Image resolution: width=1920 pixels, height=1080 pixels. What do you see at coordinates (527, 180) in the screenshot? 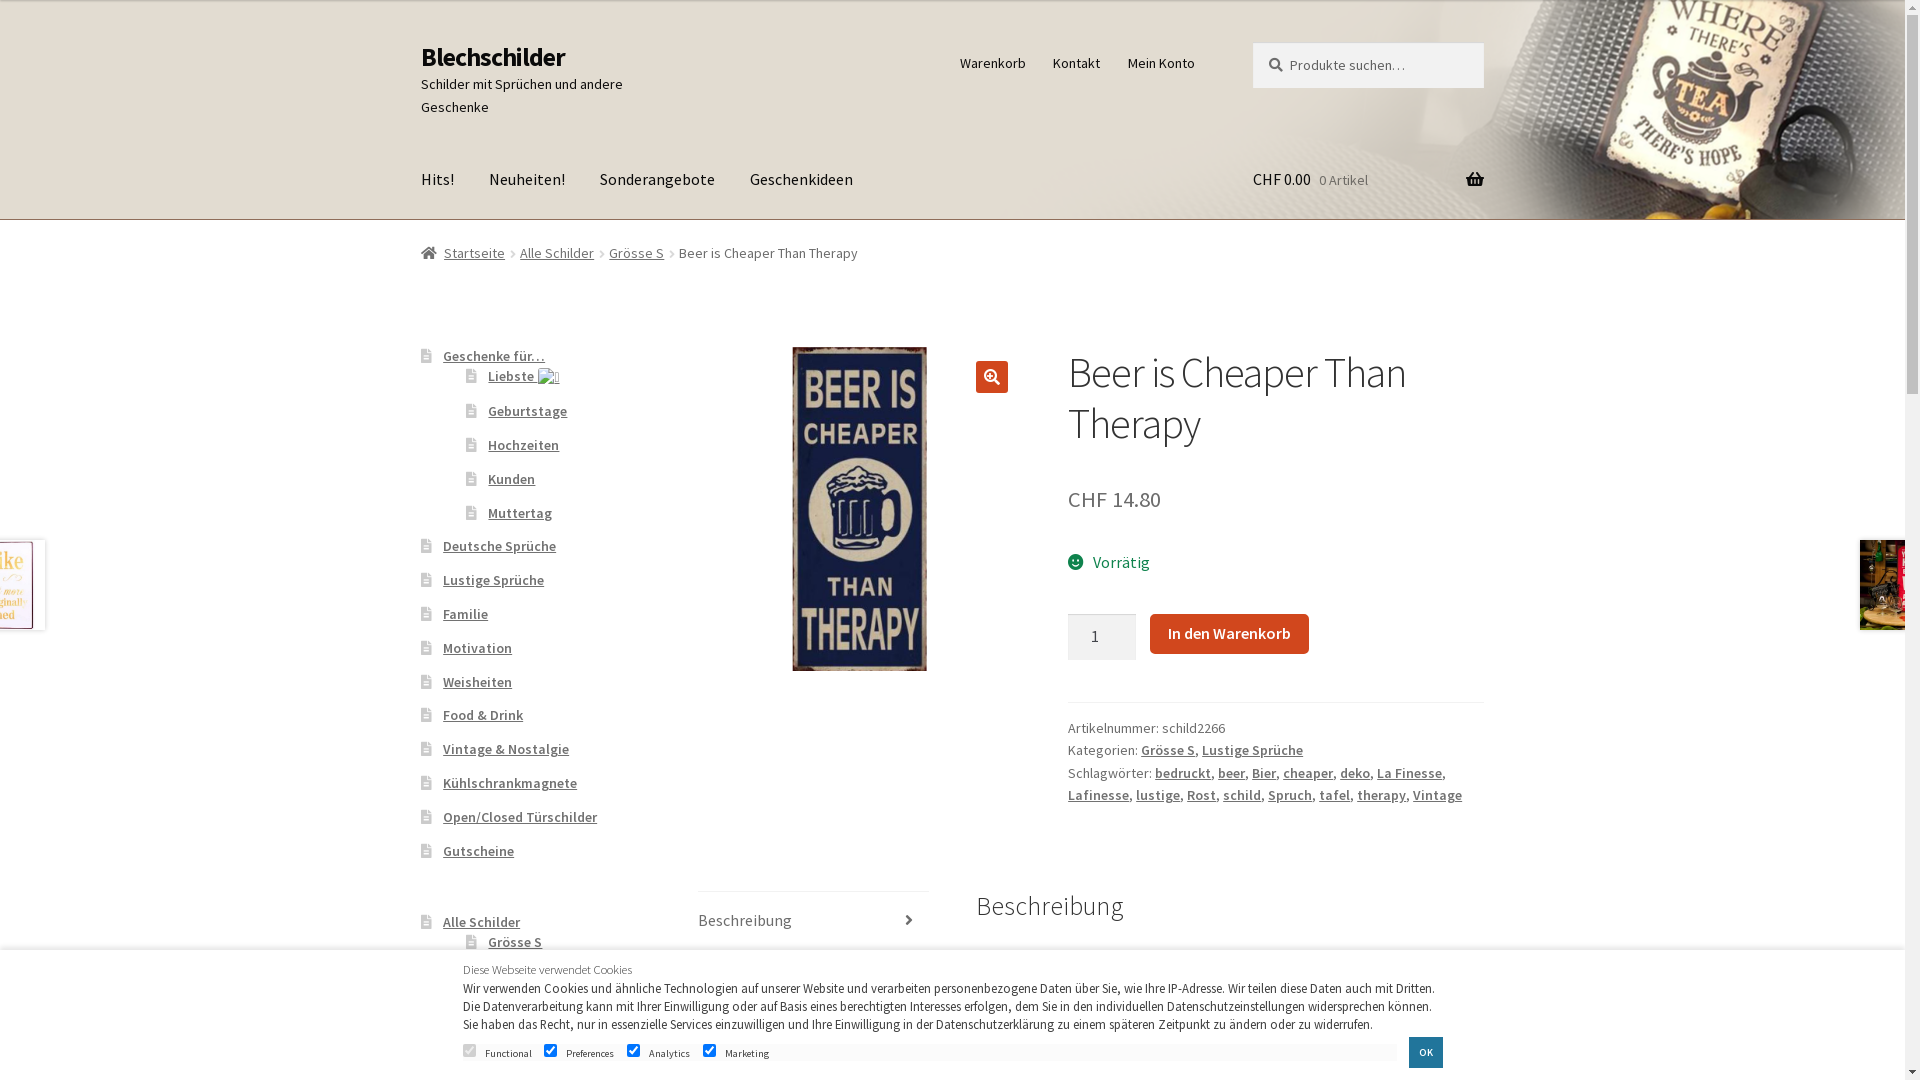
I see `'Neuheiten!'` at bounding box center [527, 180].